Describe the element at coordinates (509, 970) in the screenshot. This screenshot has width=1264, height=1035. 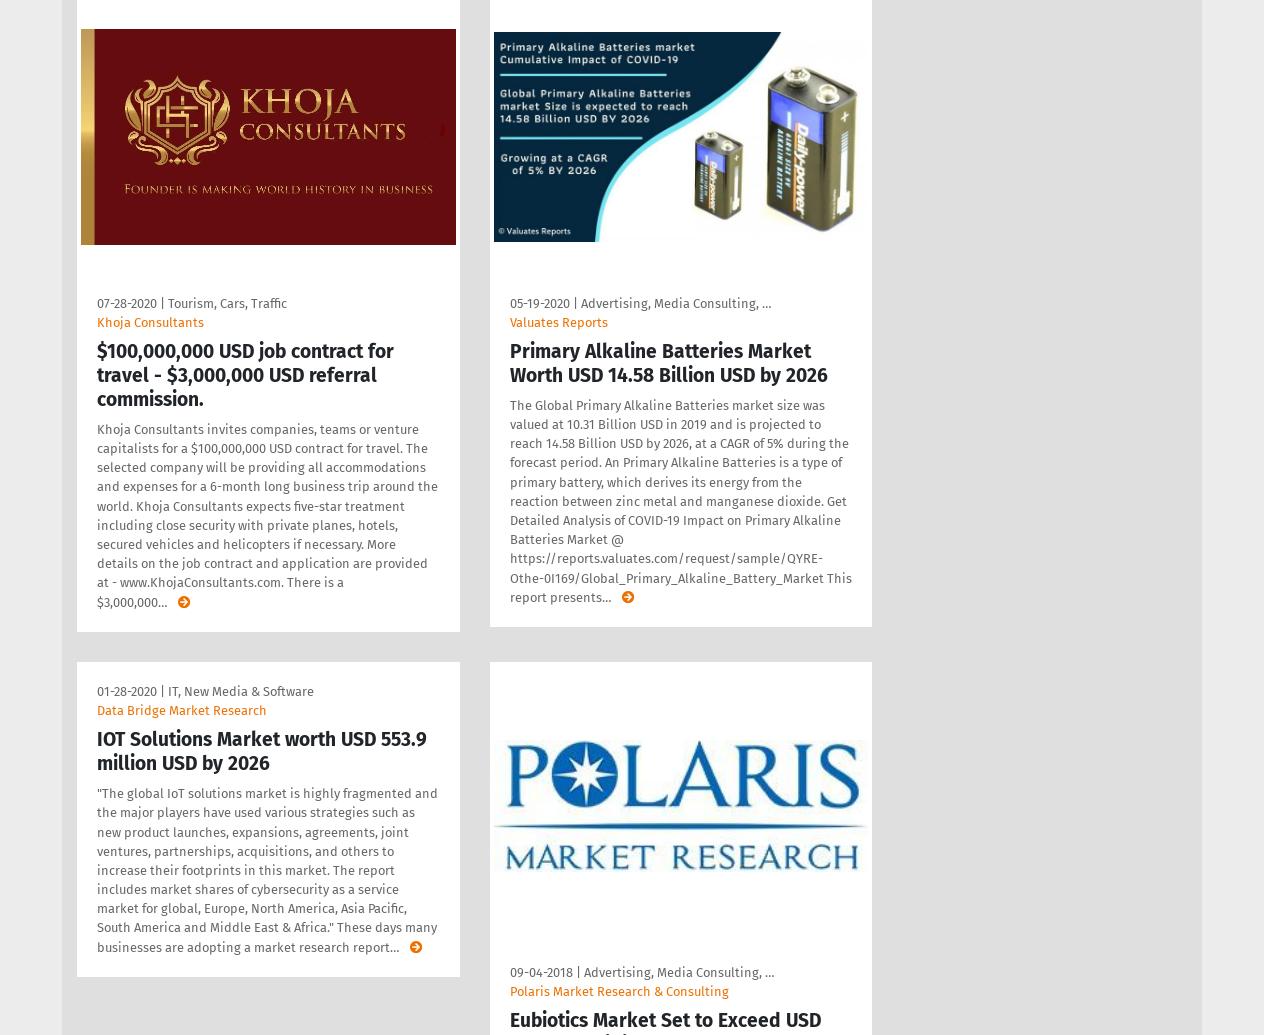
I see `'09-04-2018'` at that location.